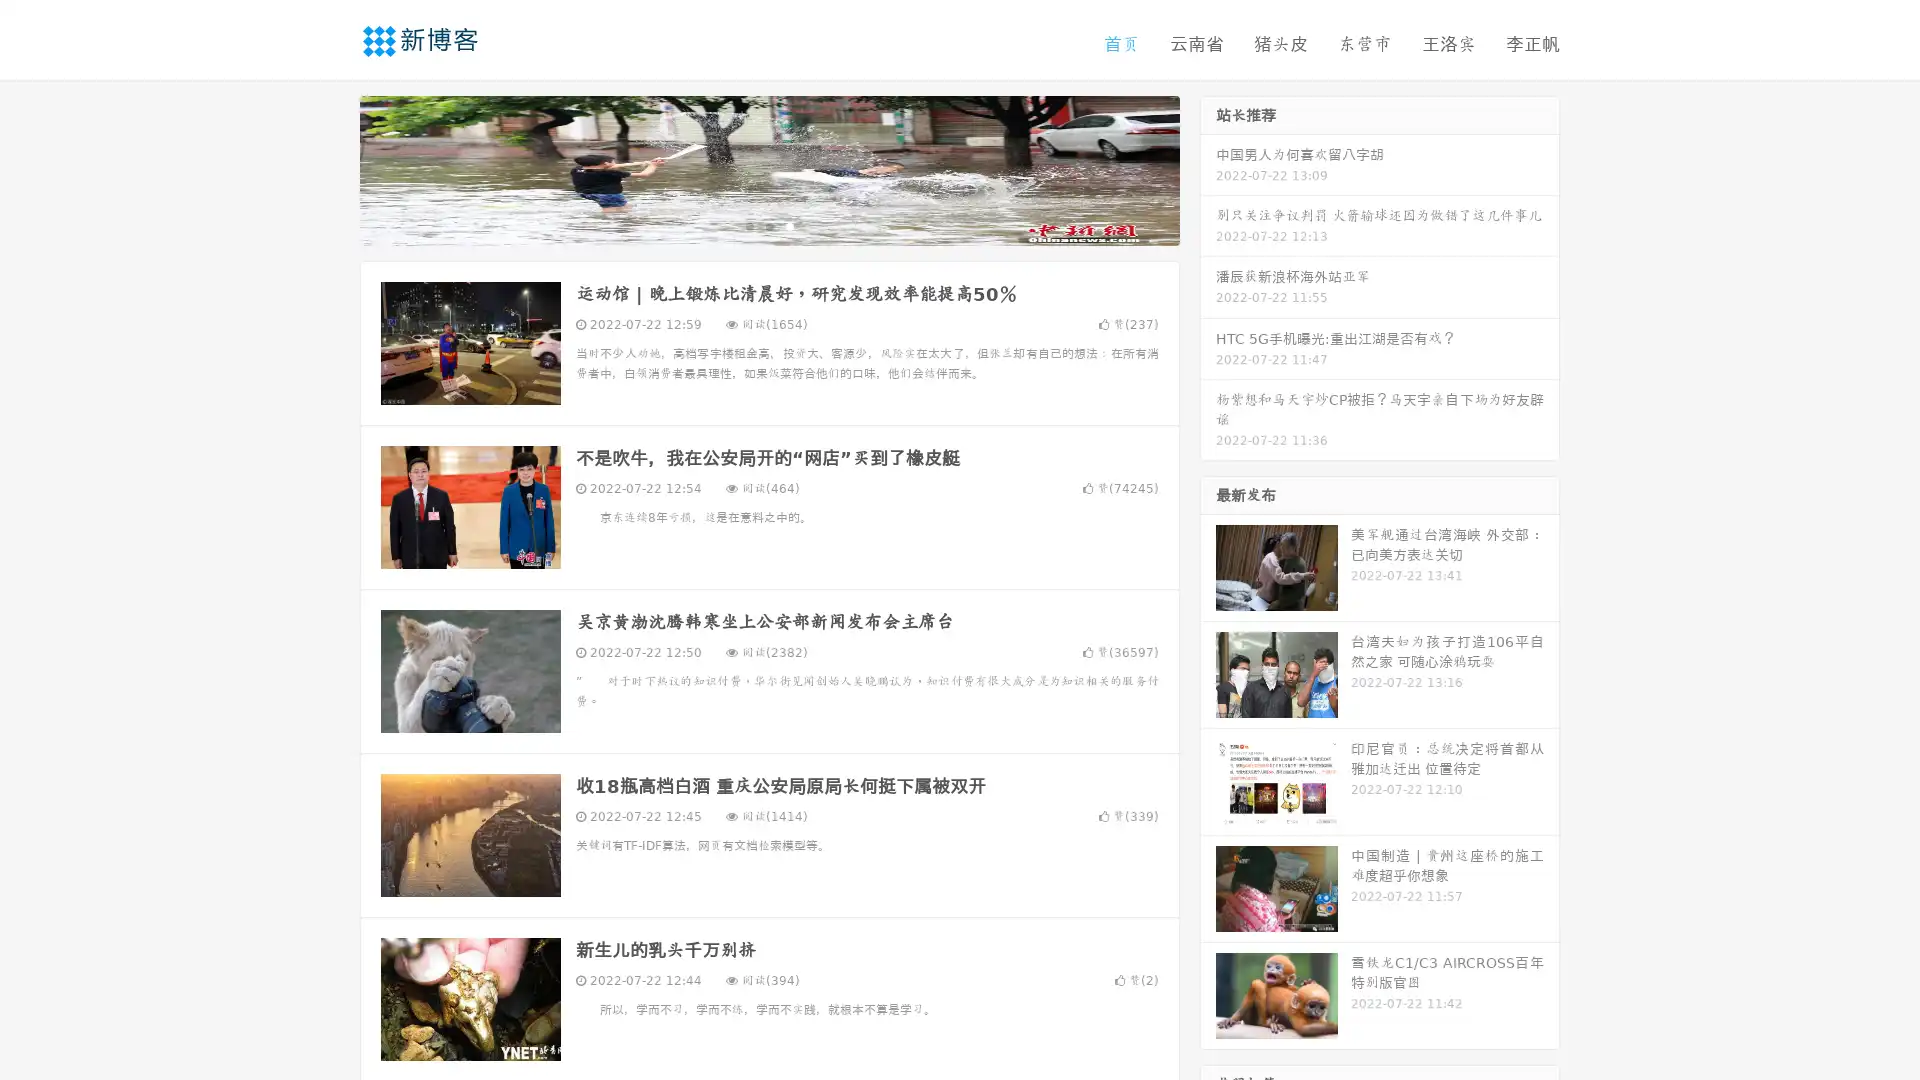 The width and height of the screenshot is (1920, 1080). What do you see at coordinates (789, 225) in the screenshot?
I see `Go to slide 3` at bounding box center [789, 225].